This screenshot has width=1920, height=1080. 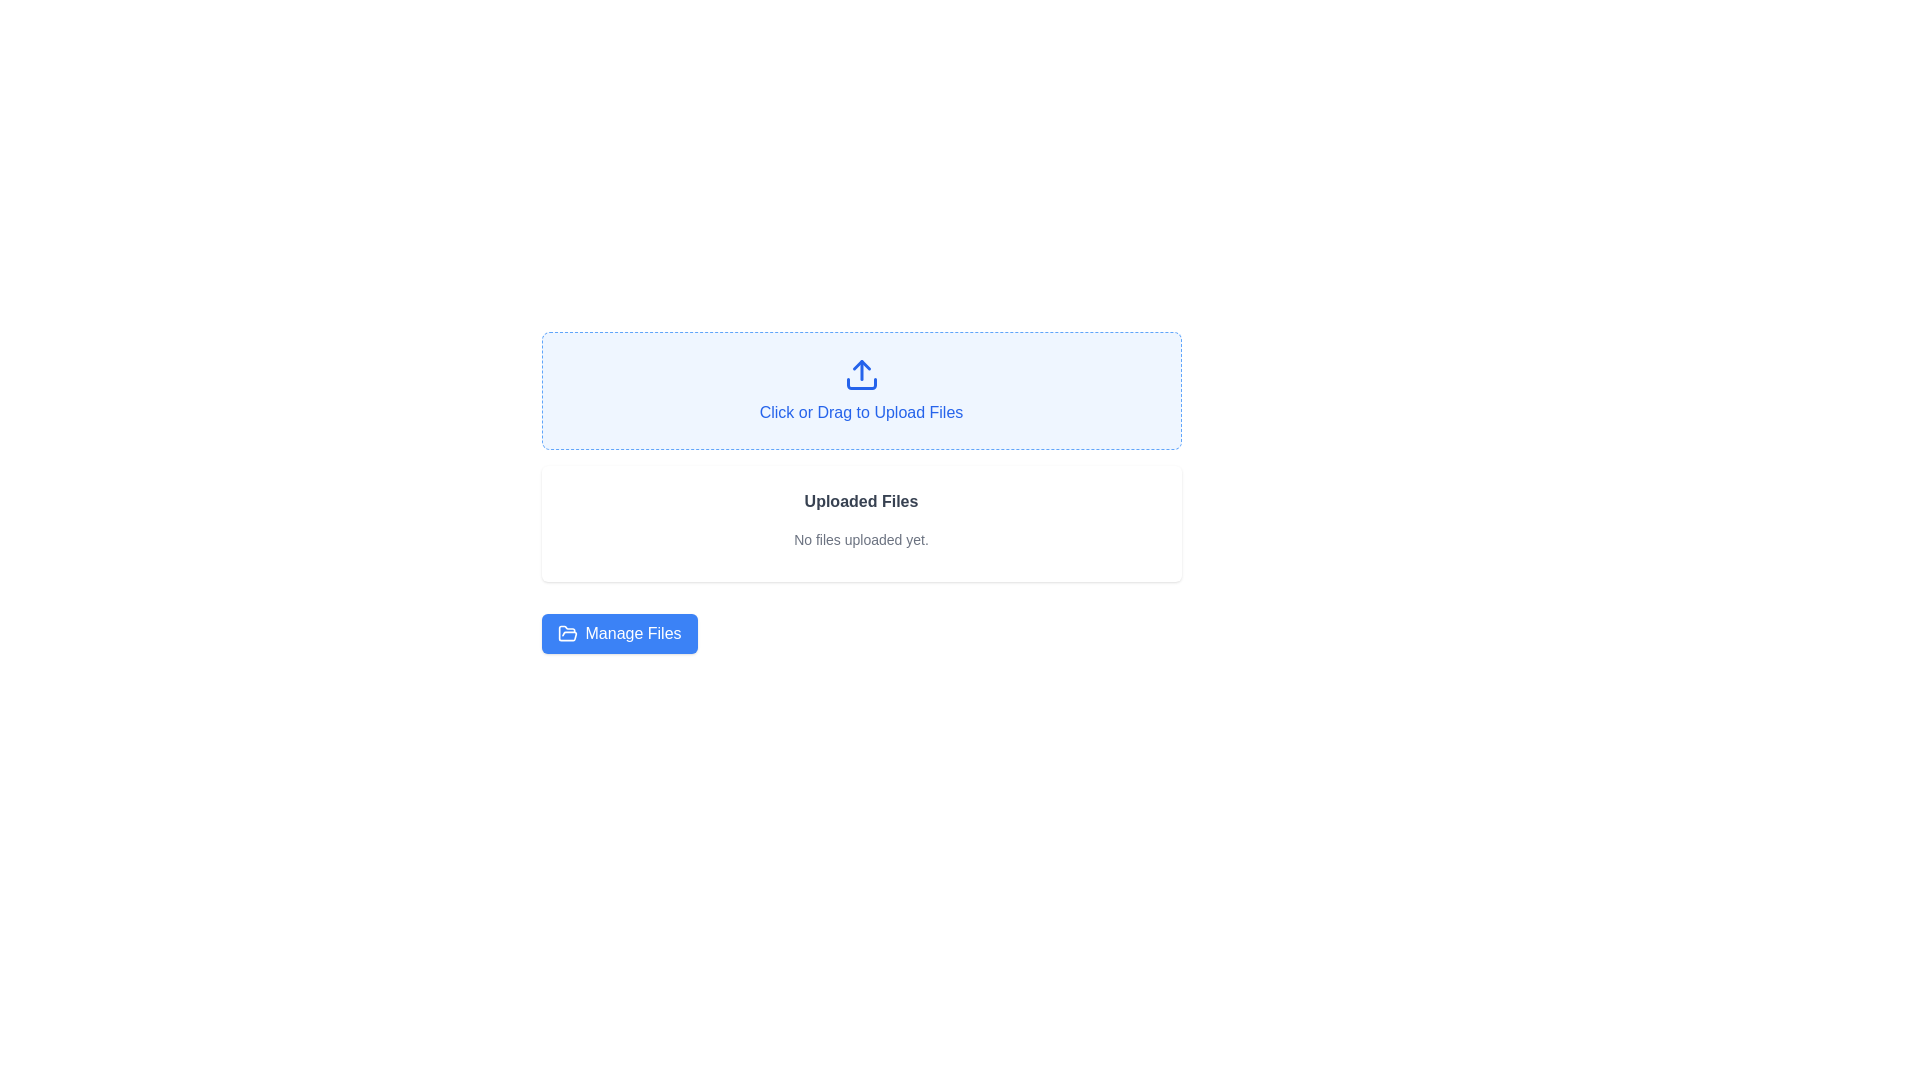 What do you see at coordinates (861, 411) in the screenshot?
I see `the instructional text element that informs users about the method for uploading files, located beneath the upload icon in the upload area` at bounding box center [861, 411].